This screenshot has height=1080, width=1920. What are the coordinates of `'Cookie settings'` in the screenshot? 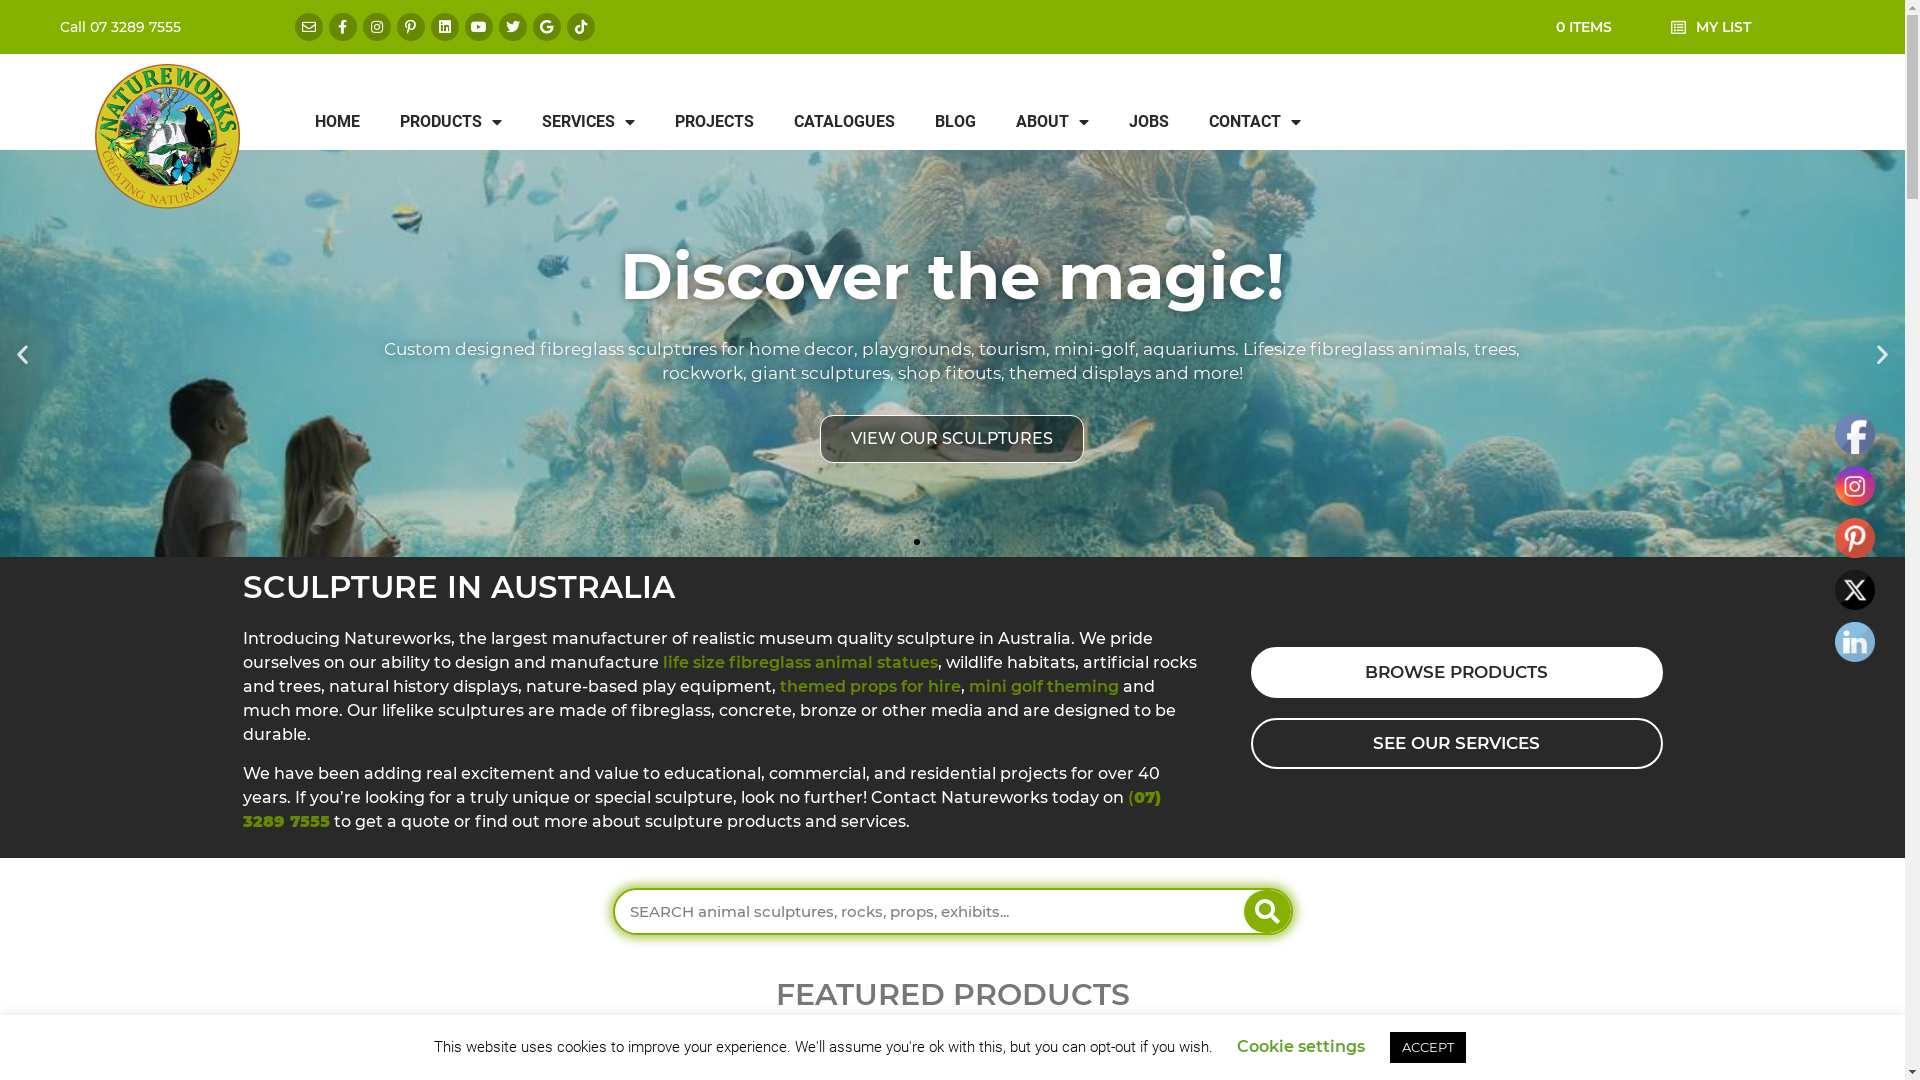 It's located at (1300, 1045).